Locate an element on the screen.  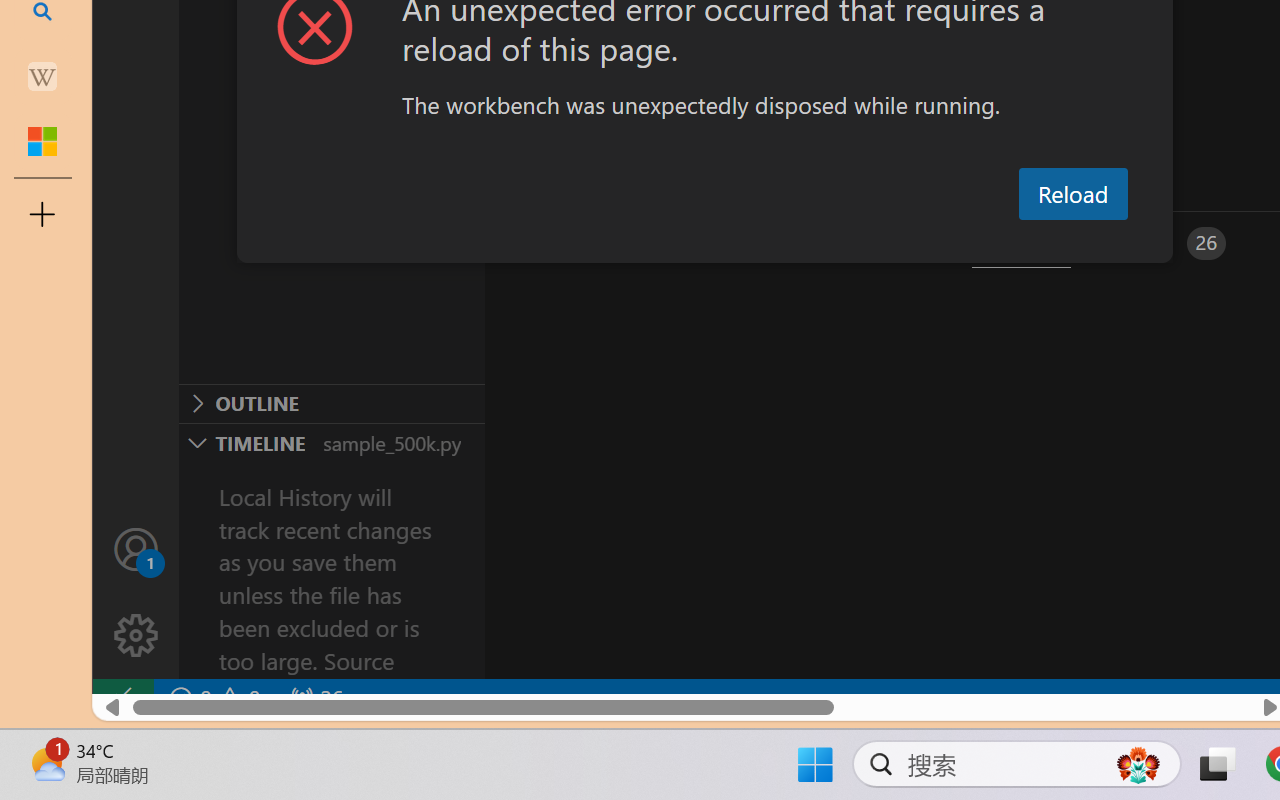
'No Problems' is located at coordinates (213, 698).